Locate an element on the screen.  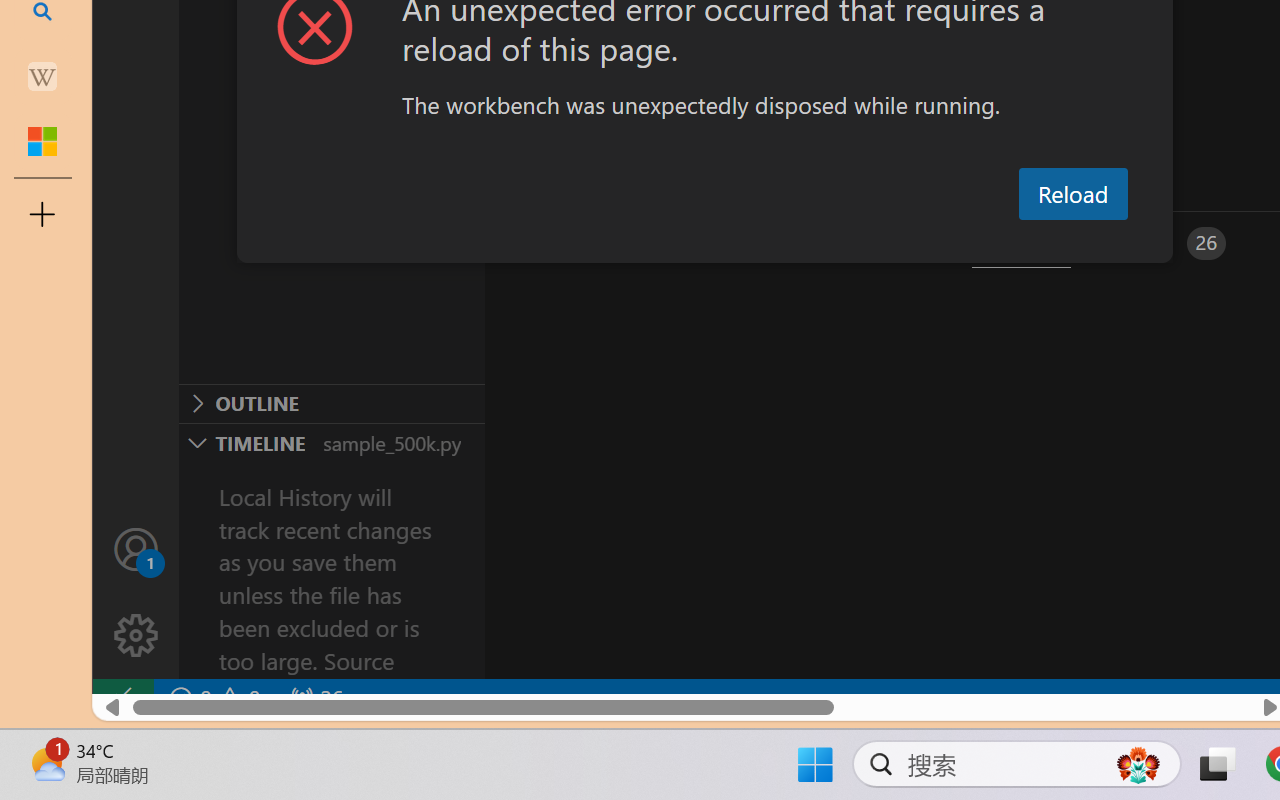
'No Problems' is located at coordinates (213, 698).